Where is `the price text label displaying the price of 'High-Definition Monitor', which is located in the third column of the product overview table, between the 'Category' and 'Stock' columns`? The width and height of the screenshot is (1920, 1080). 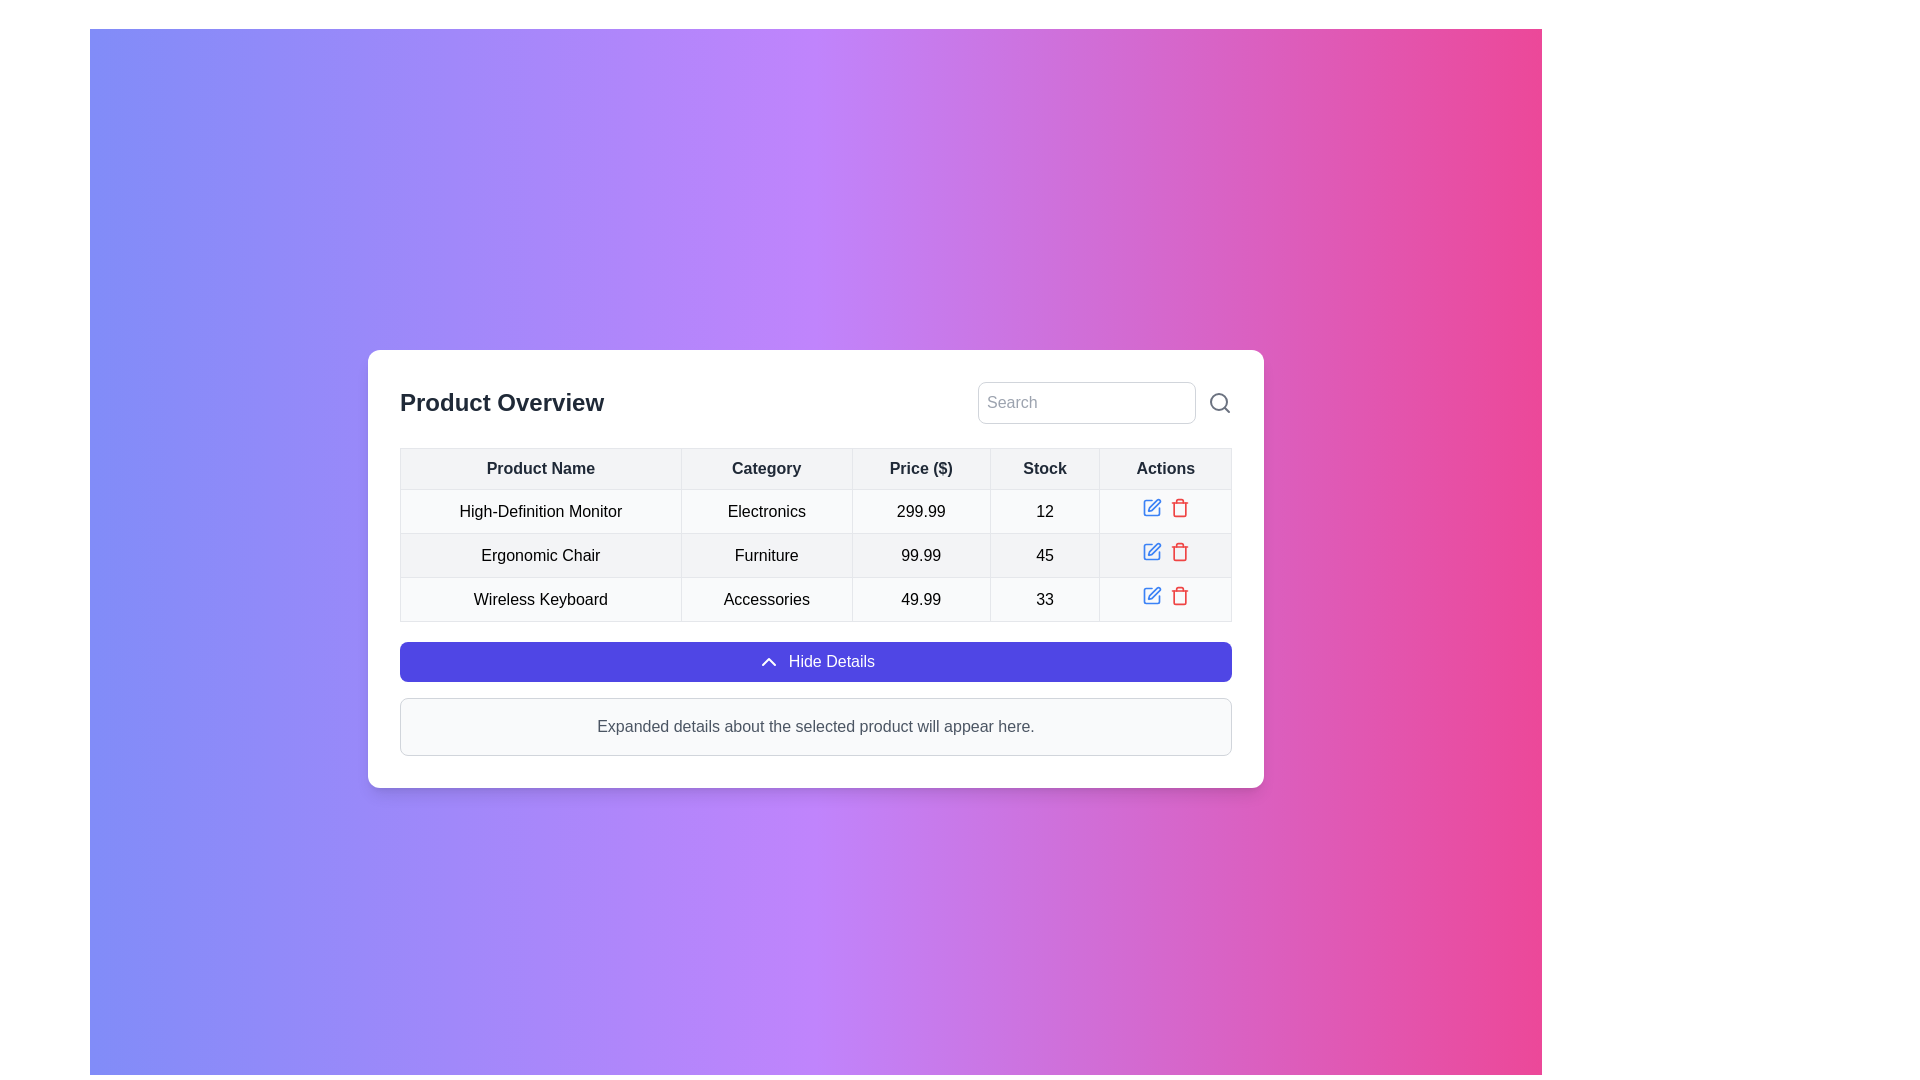
the price text label displaying the price of 'High-Definition Monitor', which is located in the third column of the product overview table, between the 'Category' and 'Stock' columns is located at coordinates (920, 510).